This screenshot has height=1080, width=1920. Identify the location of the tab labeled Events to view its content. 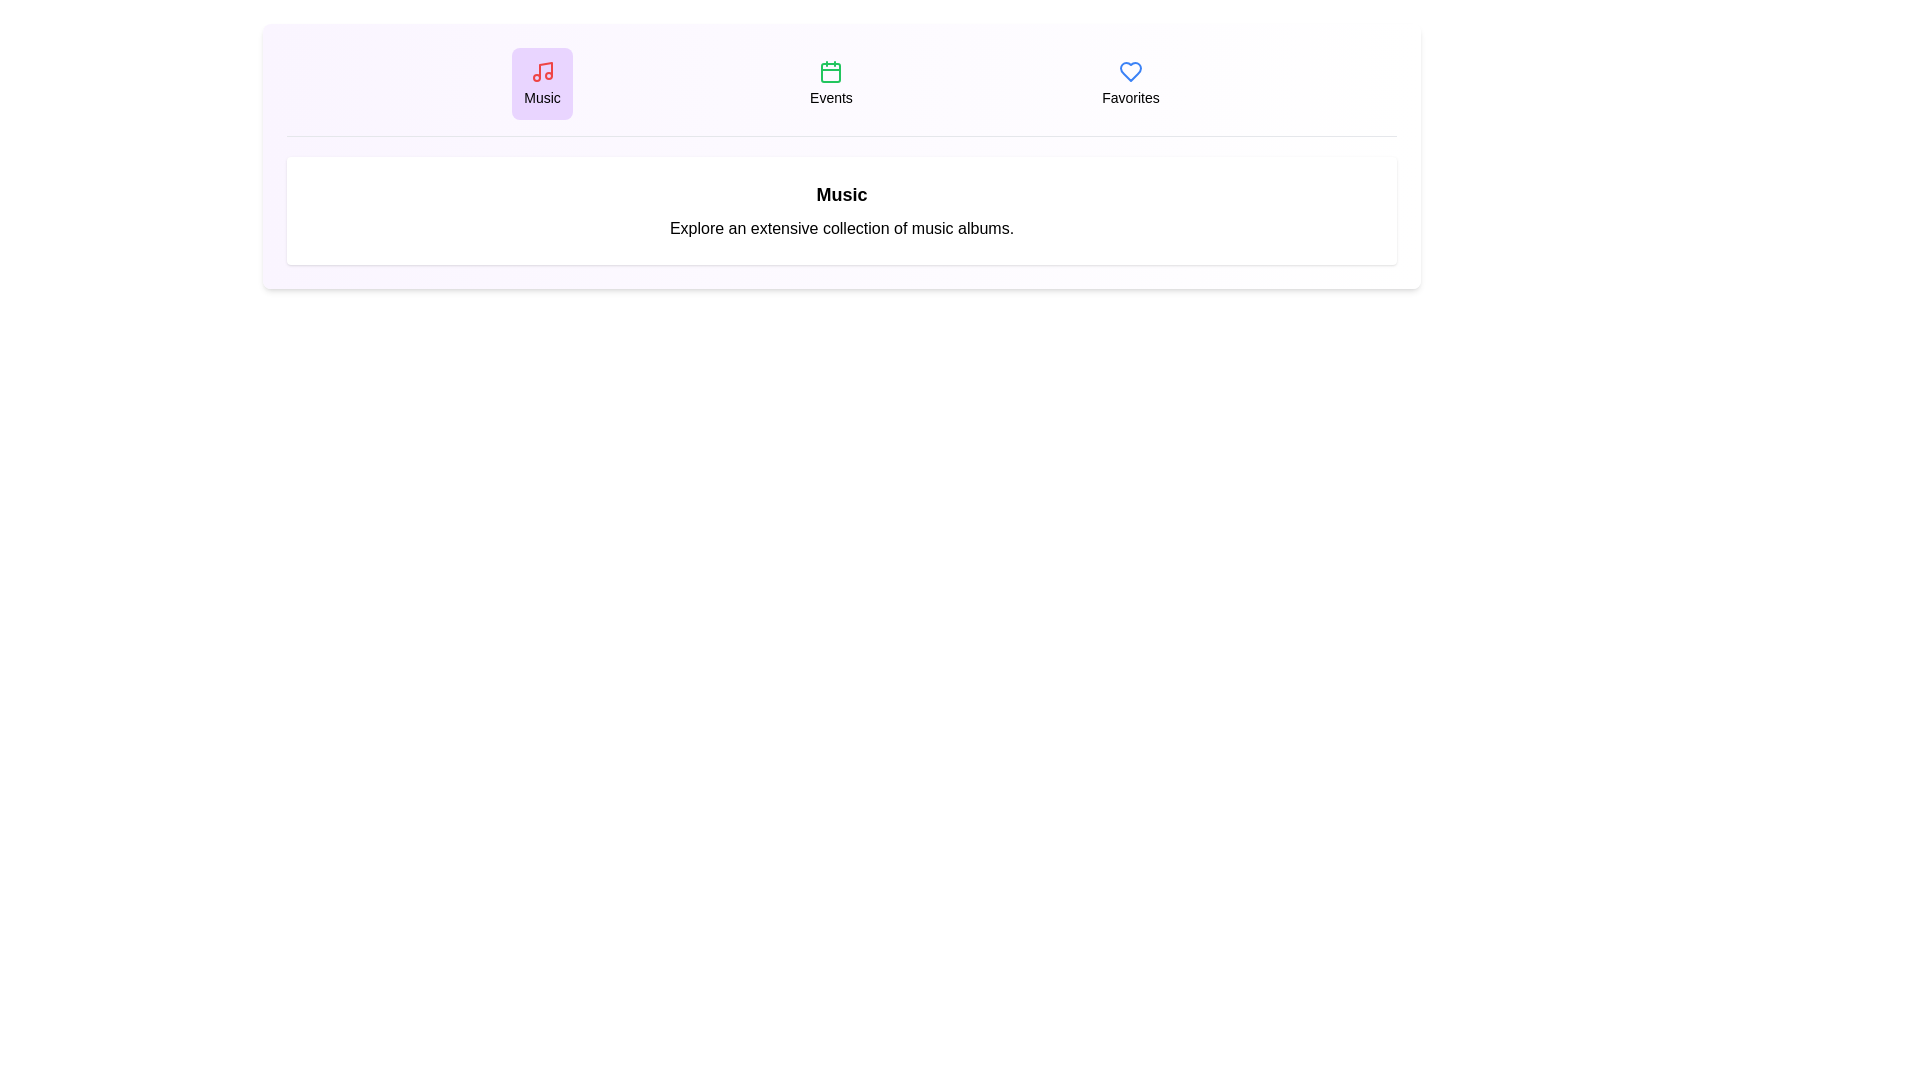
(831, 83).